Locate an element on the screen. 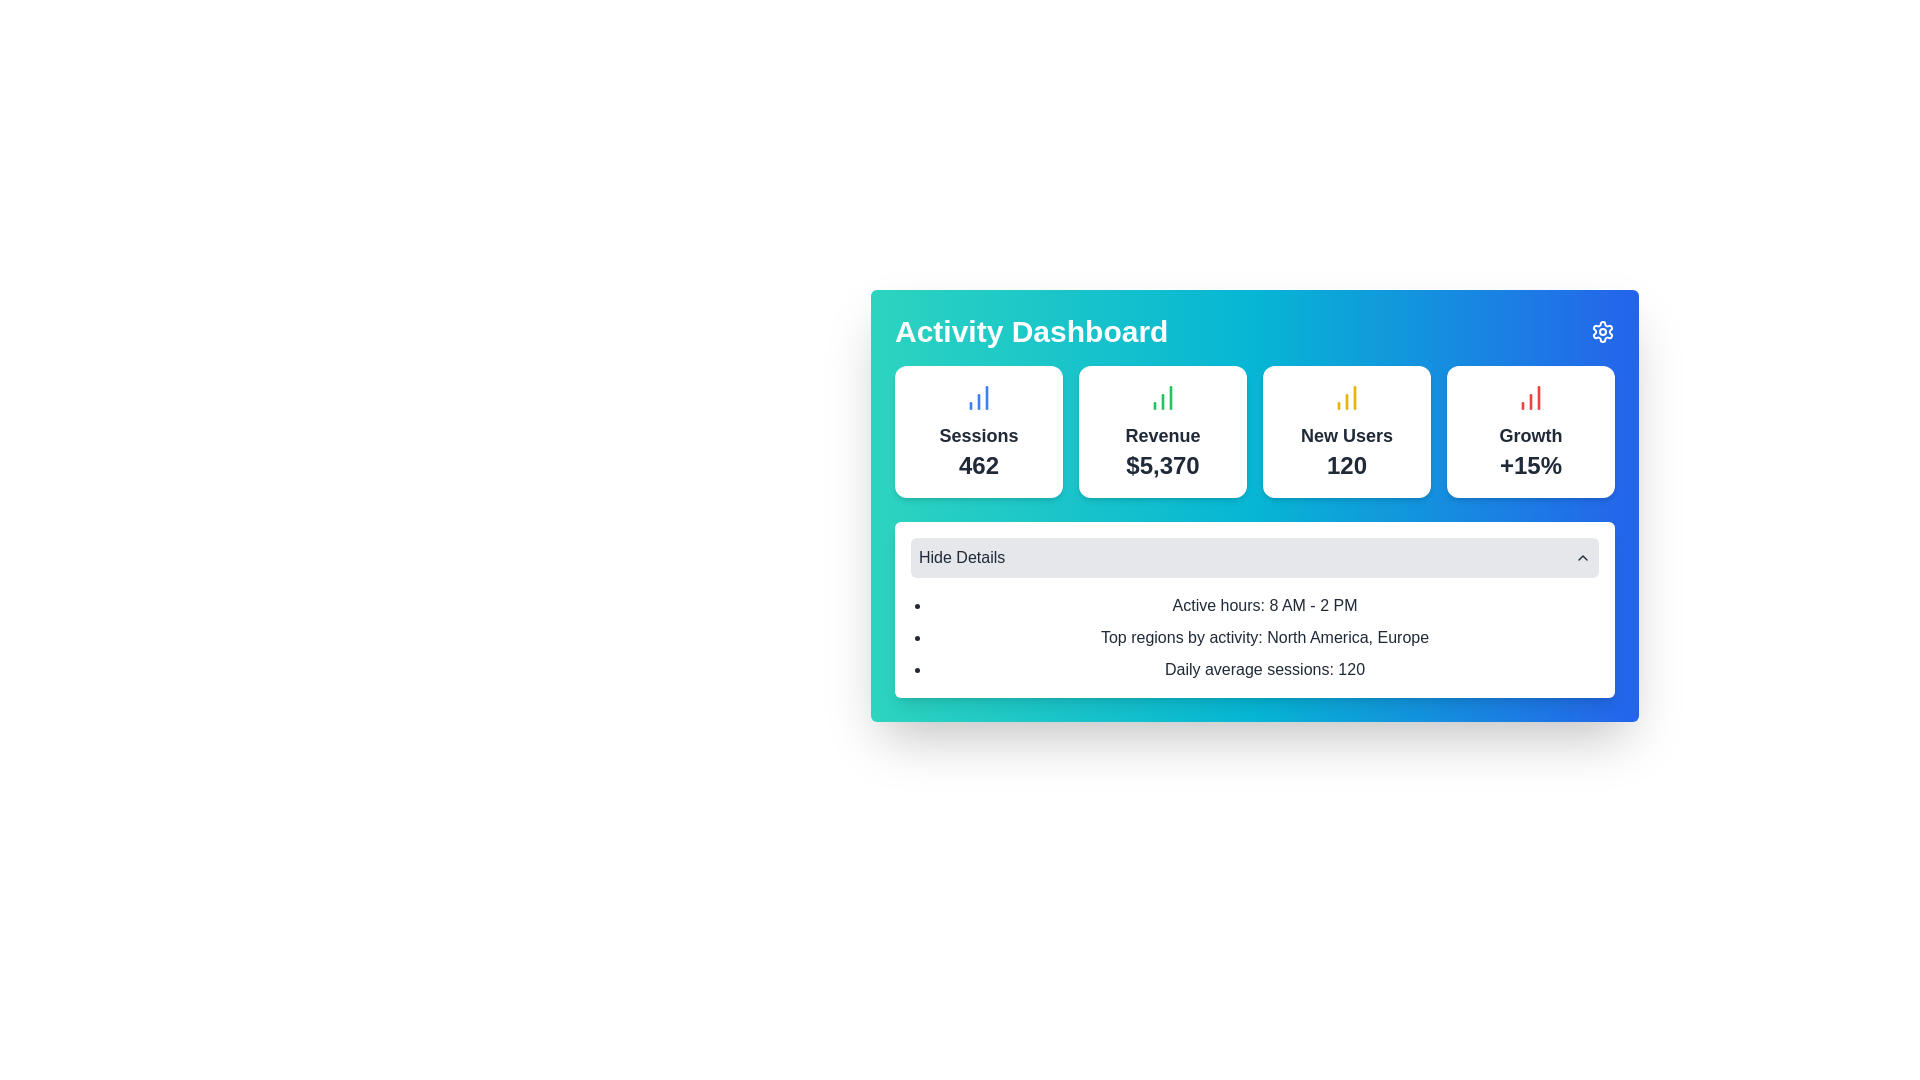 The height and width of the screenshot is (1080, 1920). the gear icon button in the top-right corner of the 'Activity Dashboard' is located at coordinates (1603, 330).